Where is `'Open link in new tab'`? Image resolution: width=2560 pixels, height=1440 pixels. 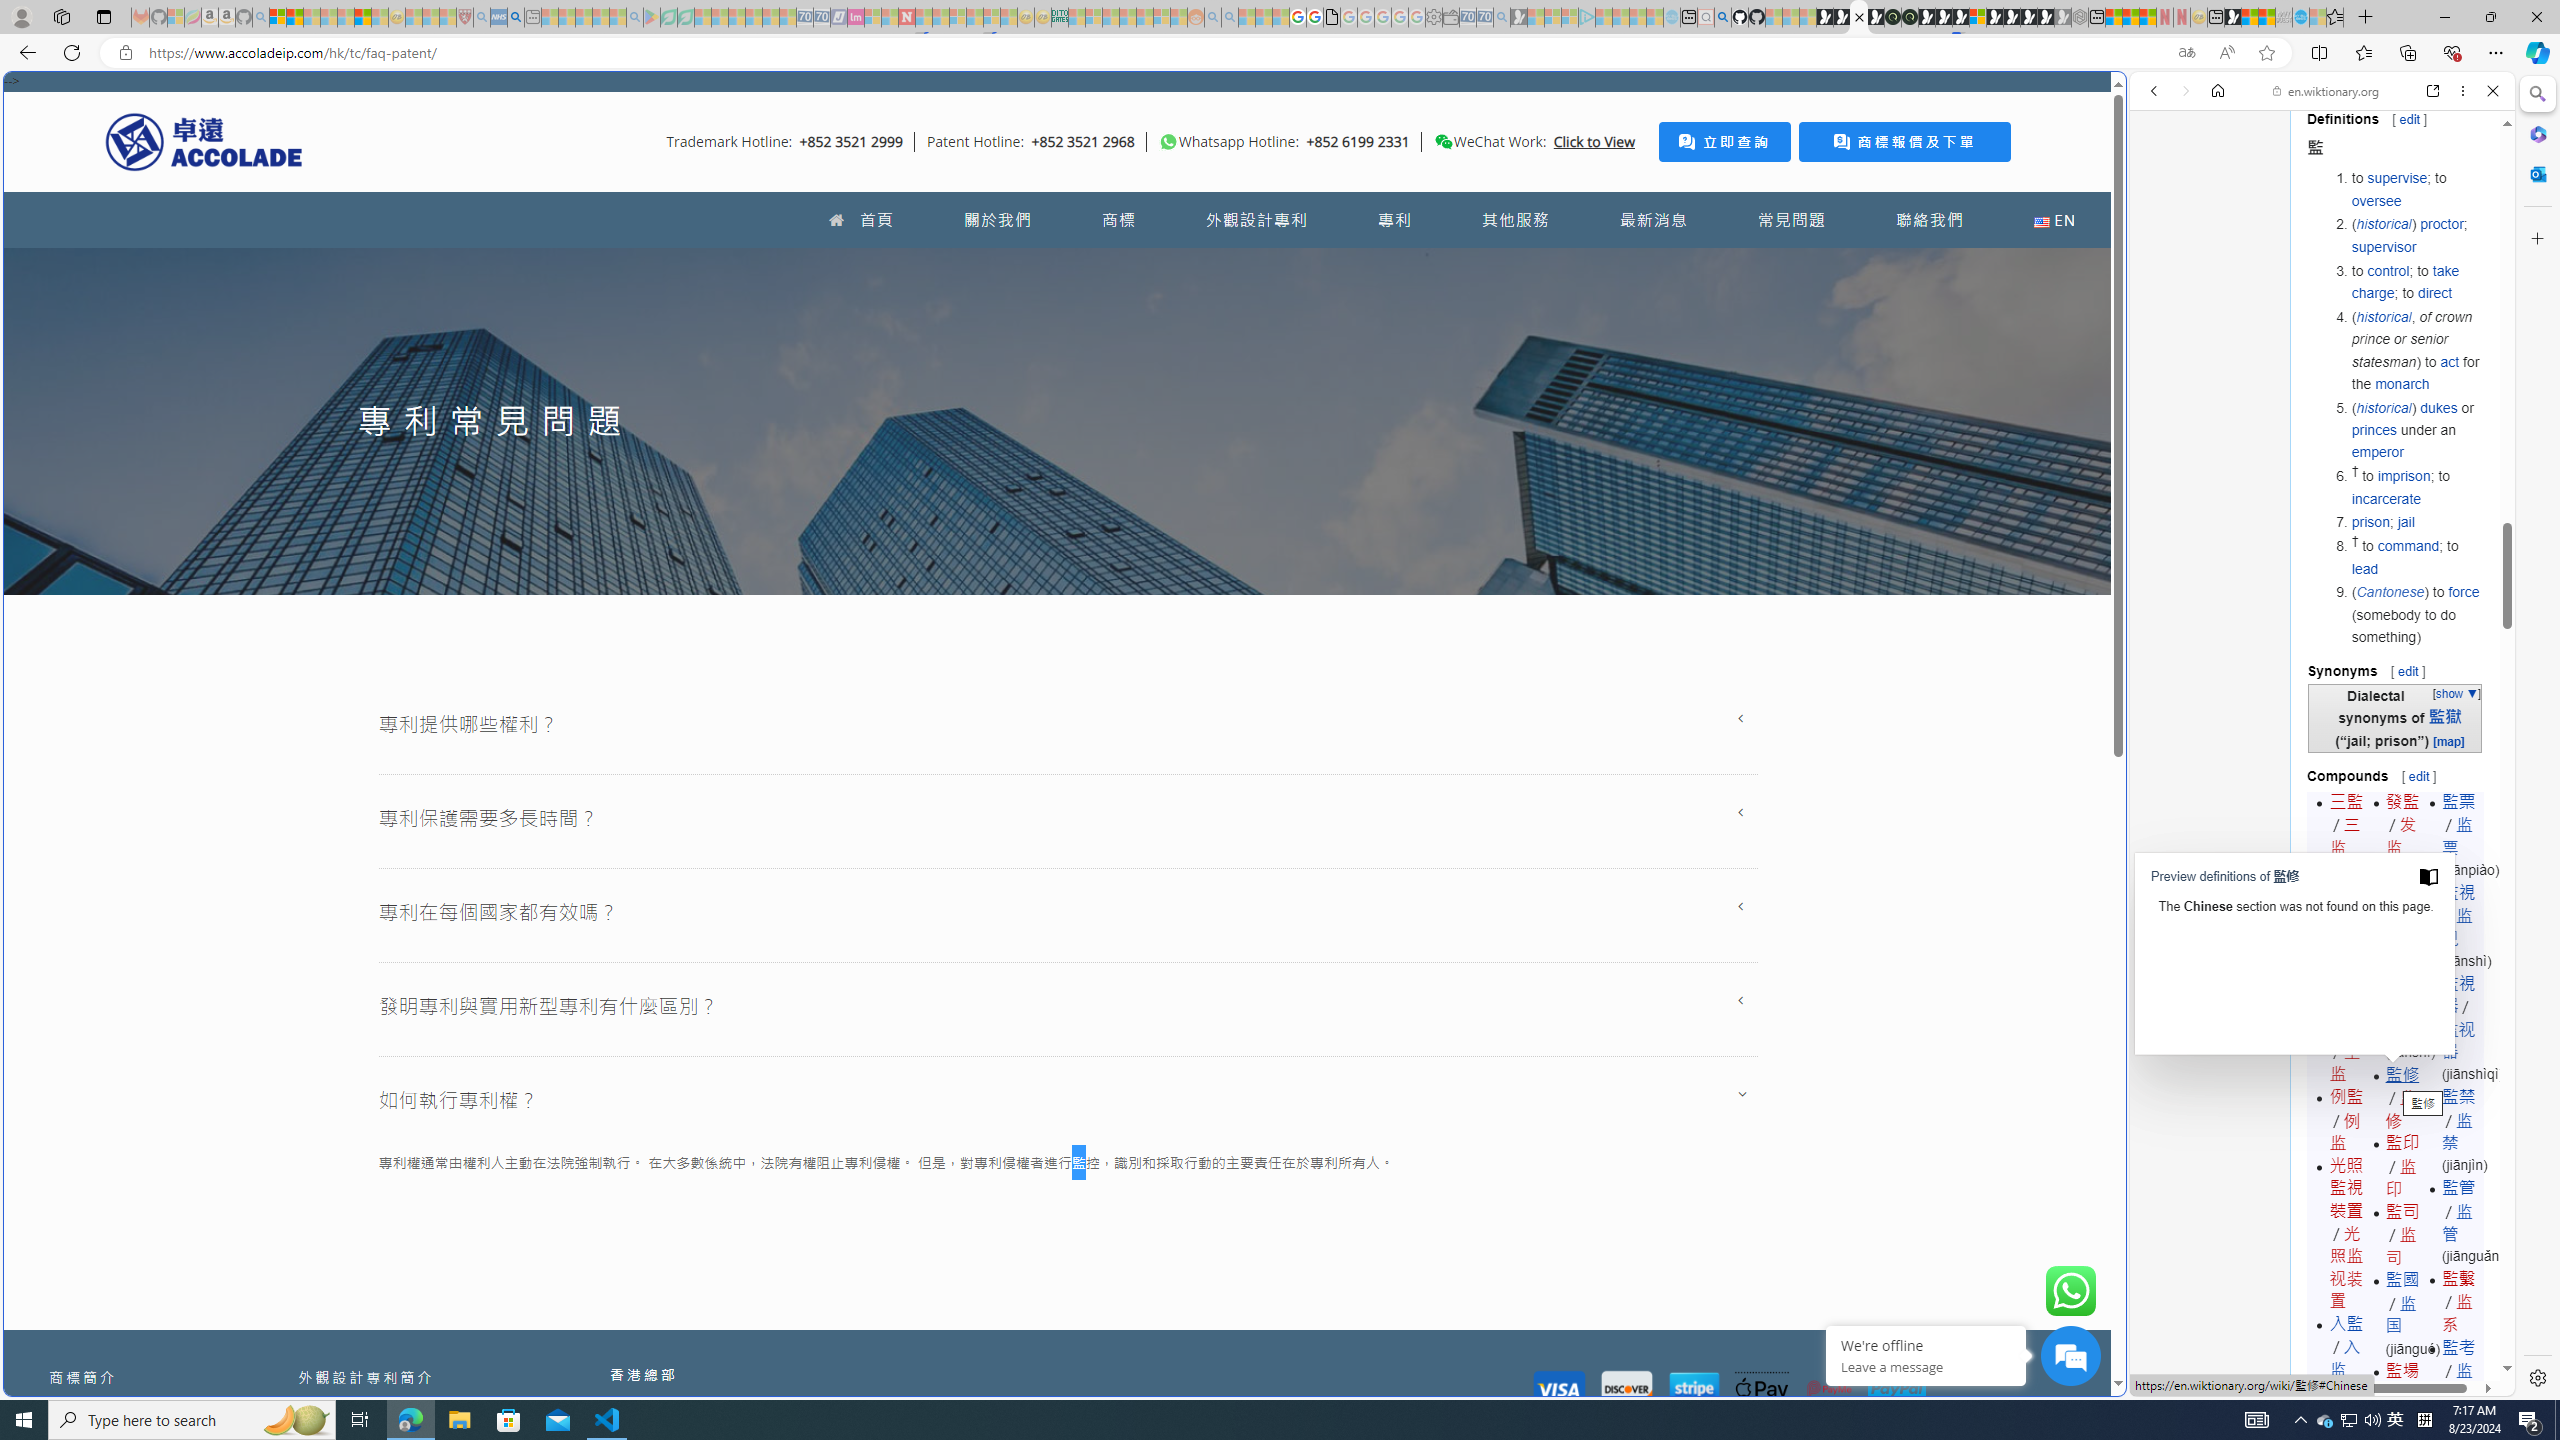 'Open link in new tab' is located at coordinates (2433, 89).